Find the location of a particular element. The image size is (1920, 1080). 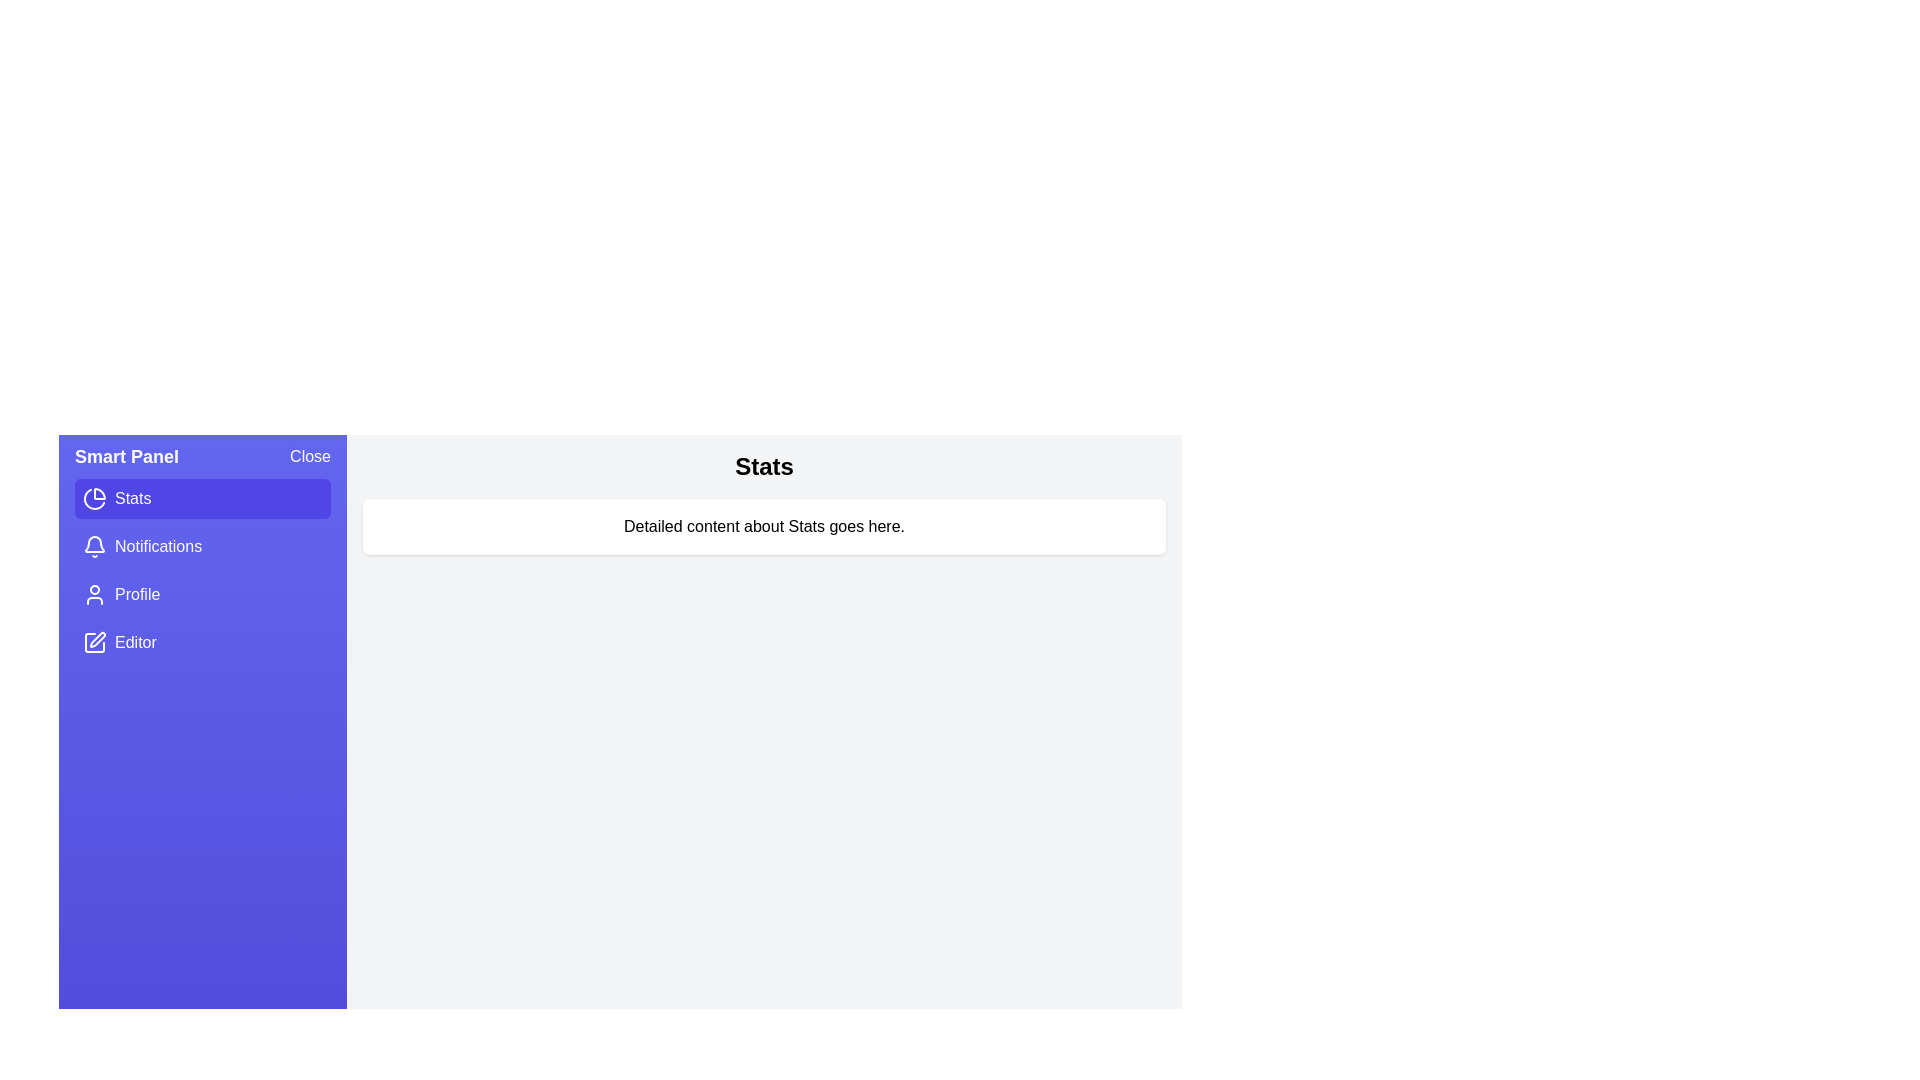

'Close' button to toggle the drawer closed is located at coordinates (309, 456).